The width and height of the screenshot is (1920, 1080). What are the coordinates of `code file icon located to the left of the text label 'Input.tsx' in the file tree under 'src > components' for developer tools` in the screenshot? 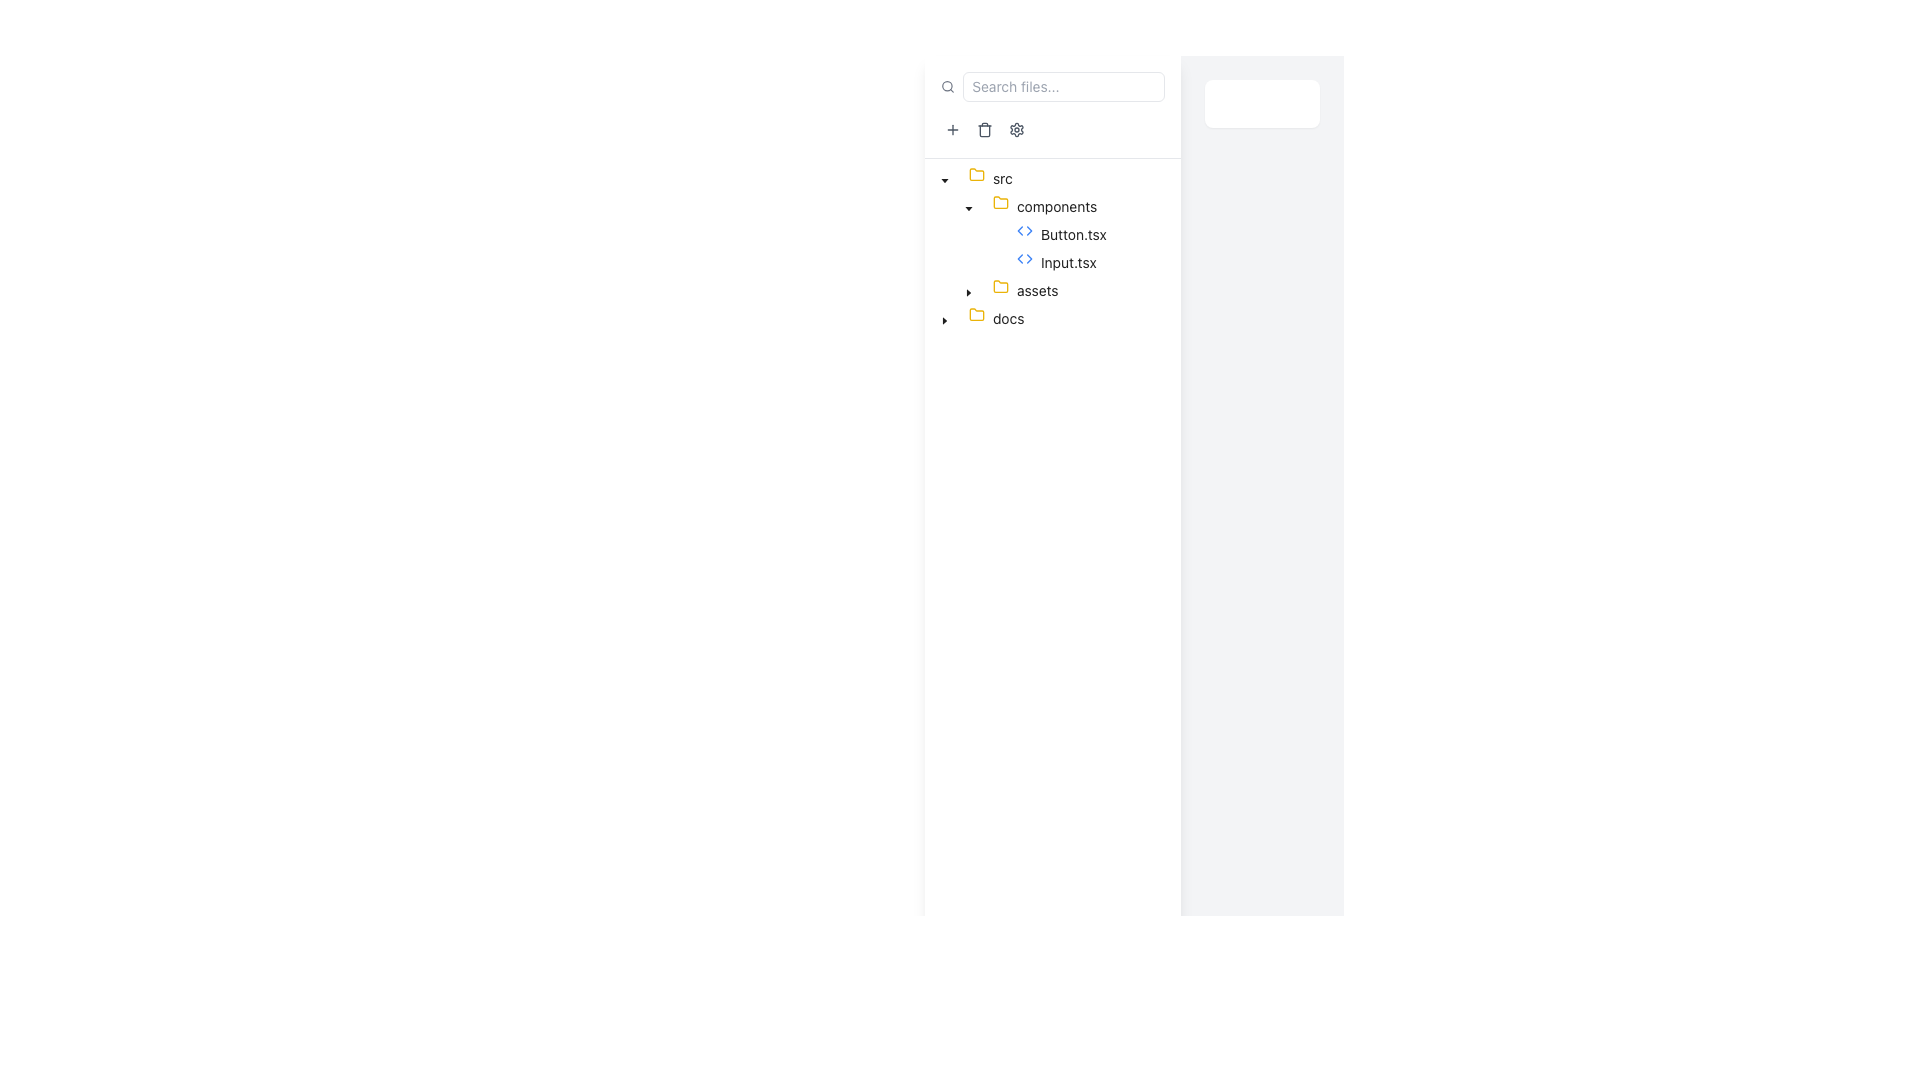 It's located at (1028, 261).